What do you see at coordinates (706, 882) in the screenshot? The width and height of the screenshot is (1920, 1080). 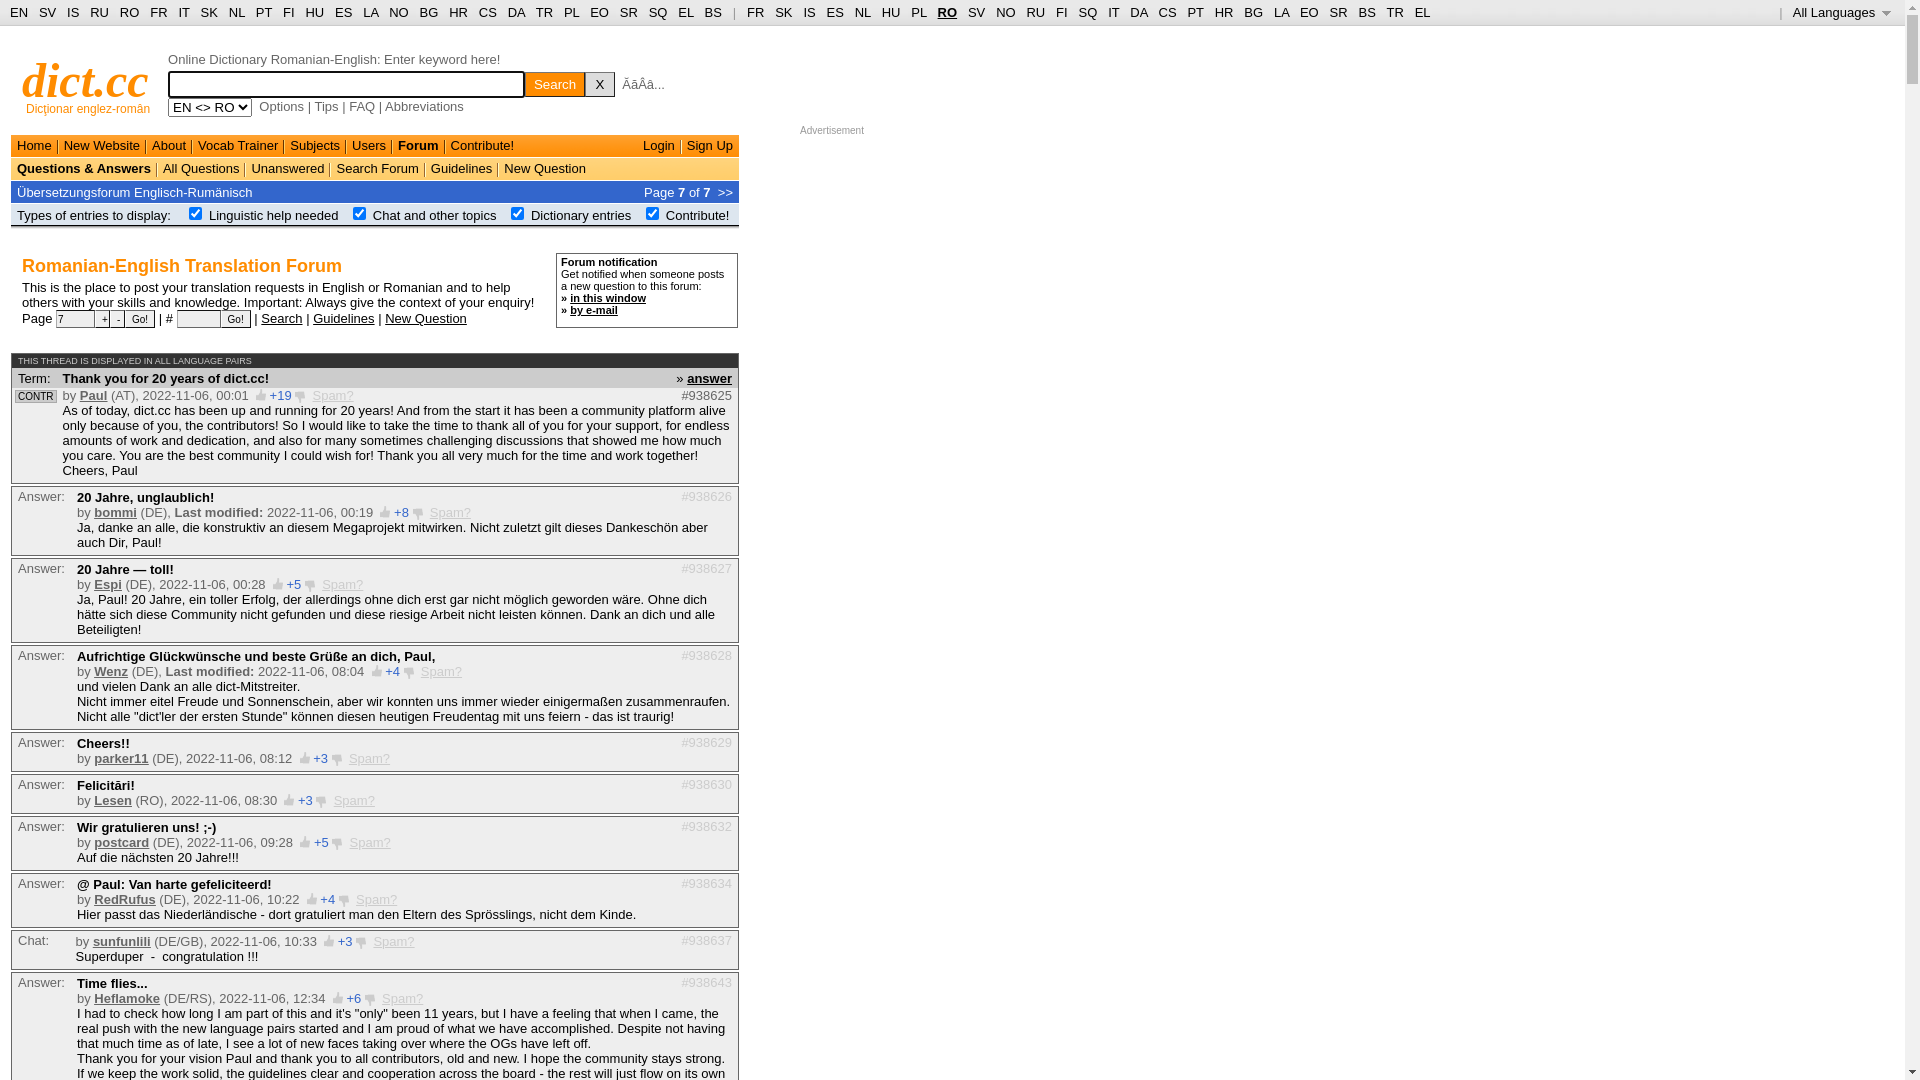 I see `'#938634'` at bounding box center [706, 882].